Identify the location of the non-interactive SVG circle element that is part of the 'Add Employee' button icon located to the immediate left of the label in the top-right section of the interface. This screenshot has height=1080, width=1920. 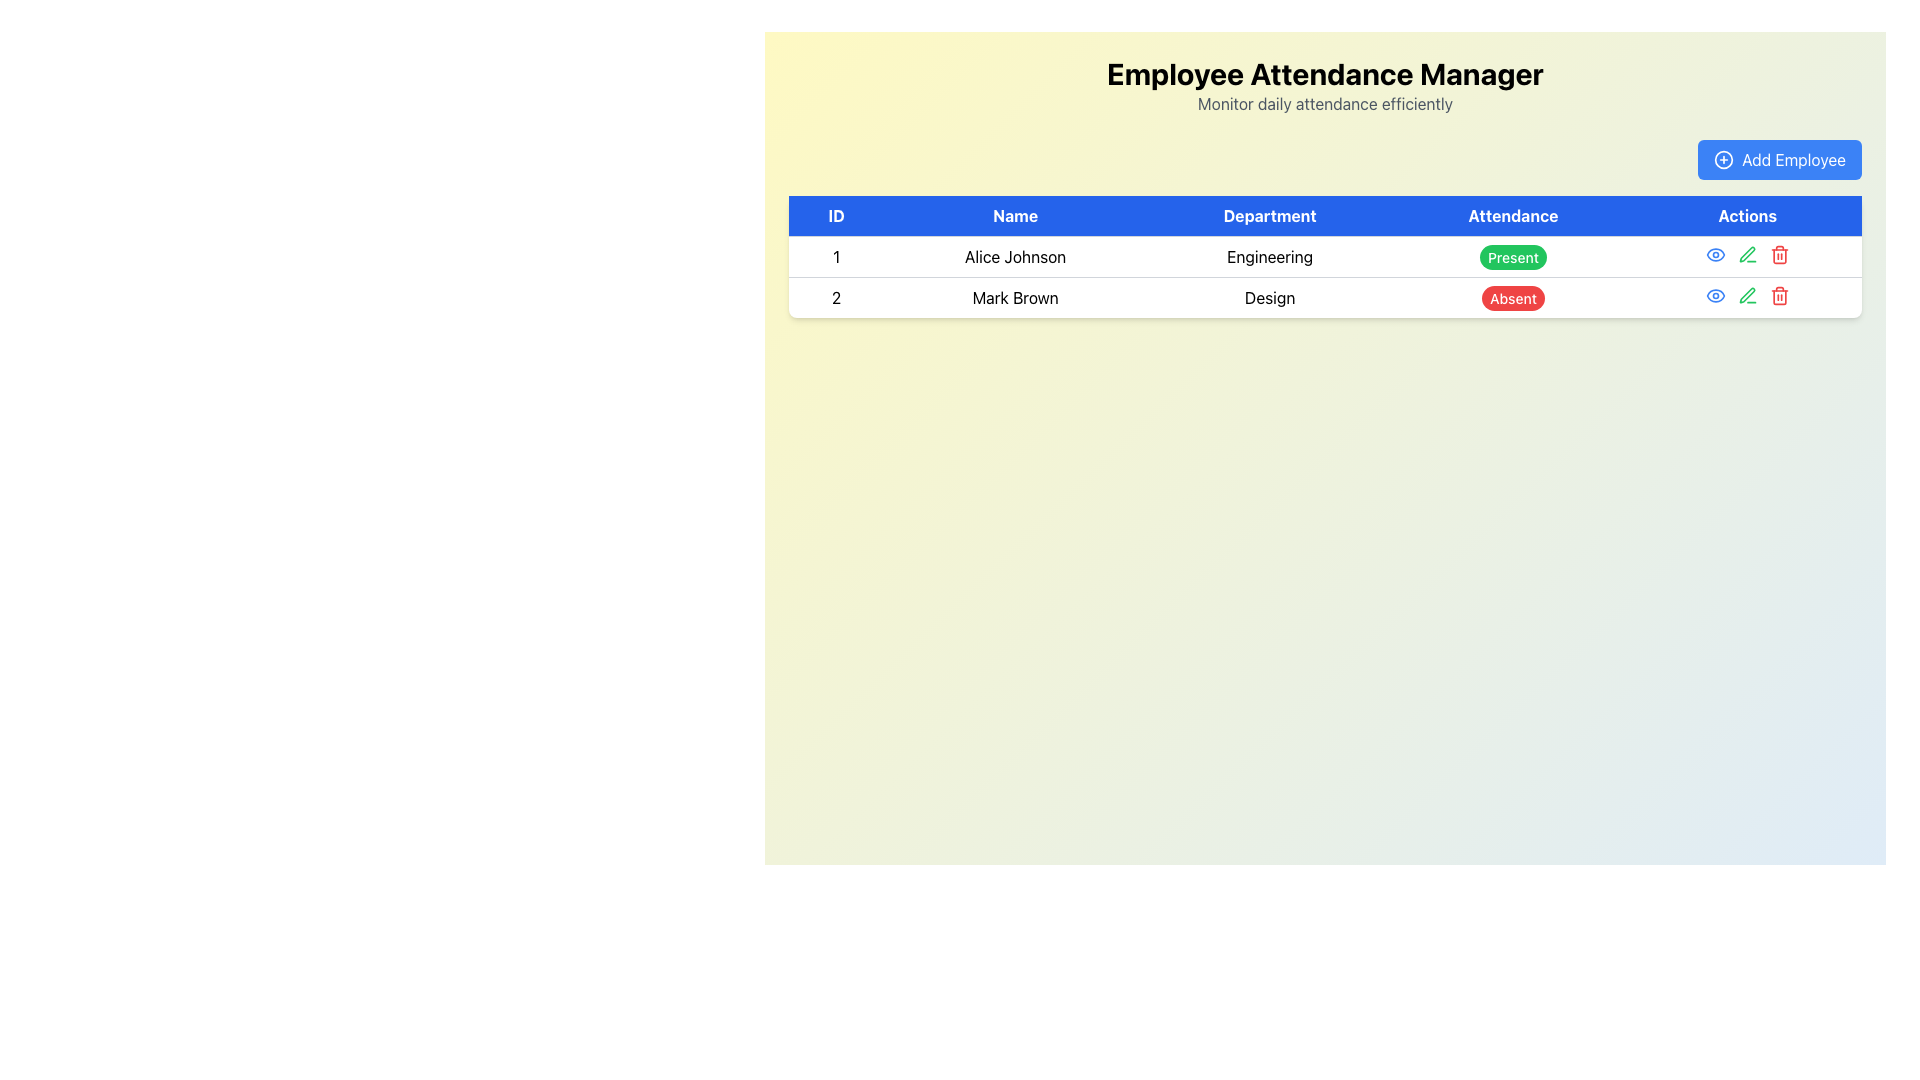
(1723, 158).